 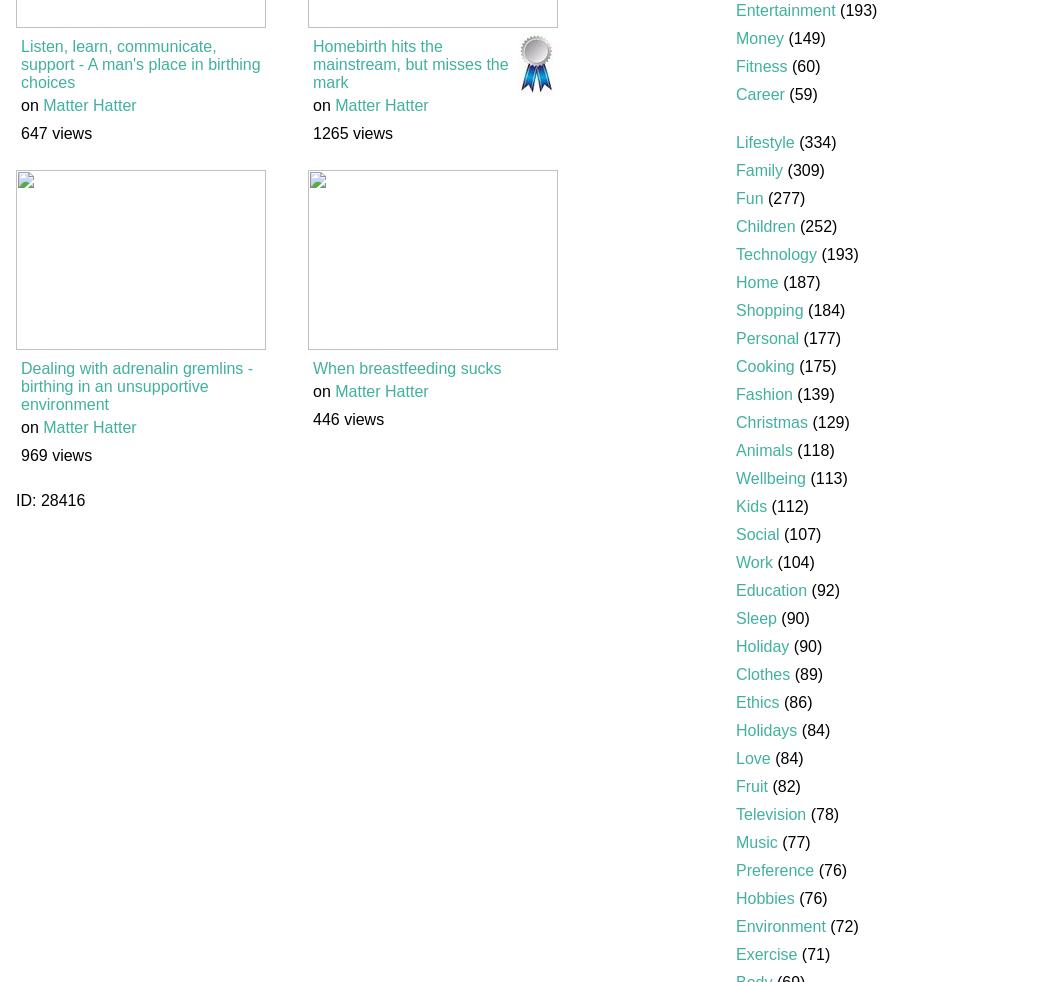 What do you see at coordinates (735, 37) in the screenshot?
I see `'Money'` at bounding box center [735, 37].